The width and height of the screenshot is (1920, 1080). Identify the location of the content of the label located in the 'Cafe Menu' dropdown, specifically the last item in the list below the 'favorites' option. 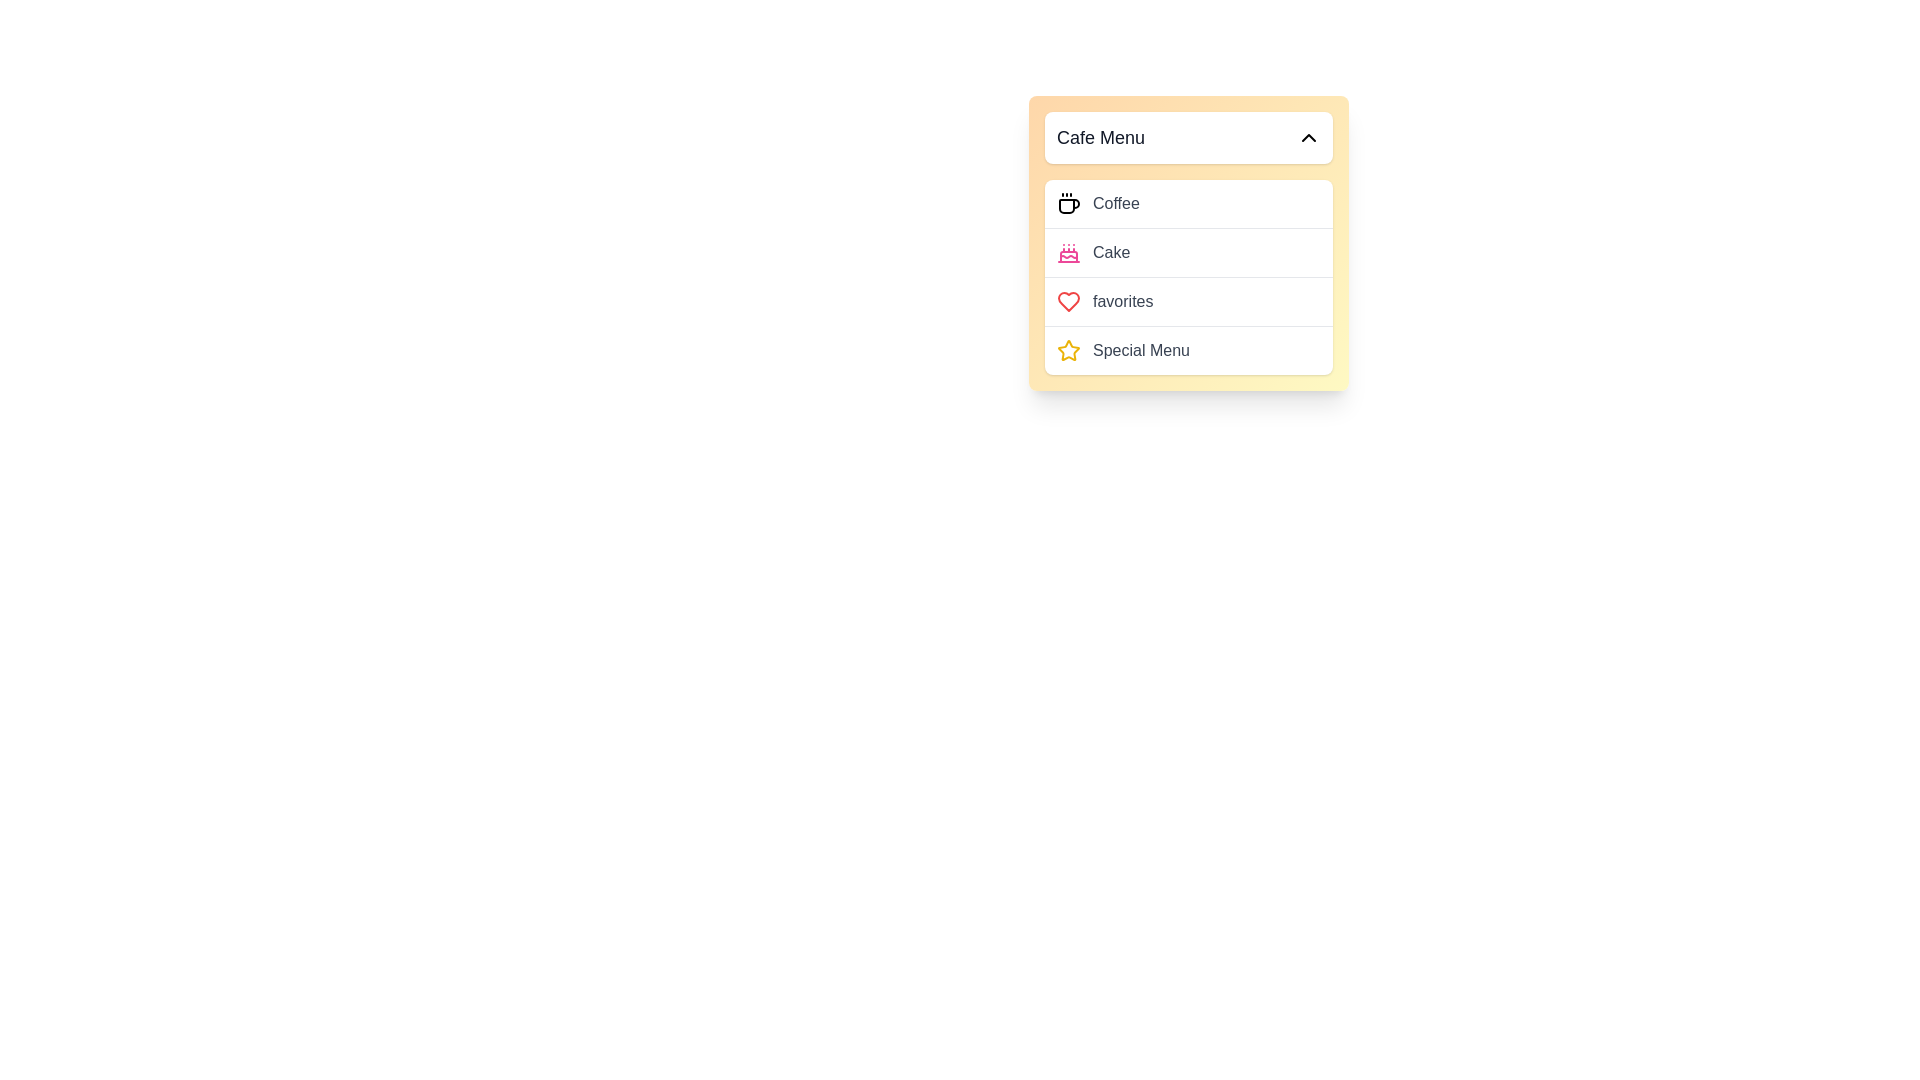
(1141, 350).